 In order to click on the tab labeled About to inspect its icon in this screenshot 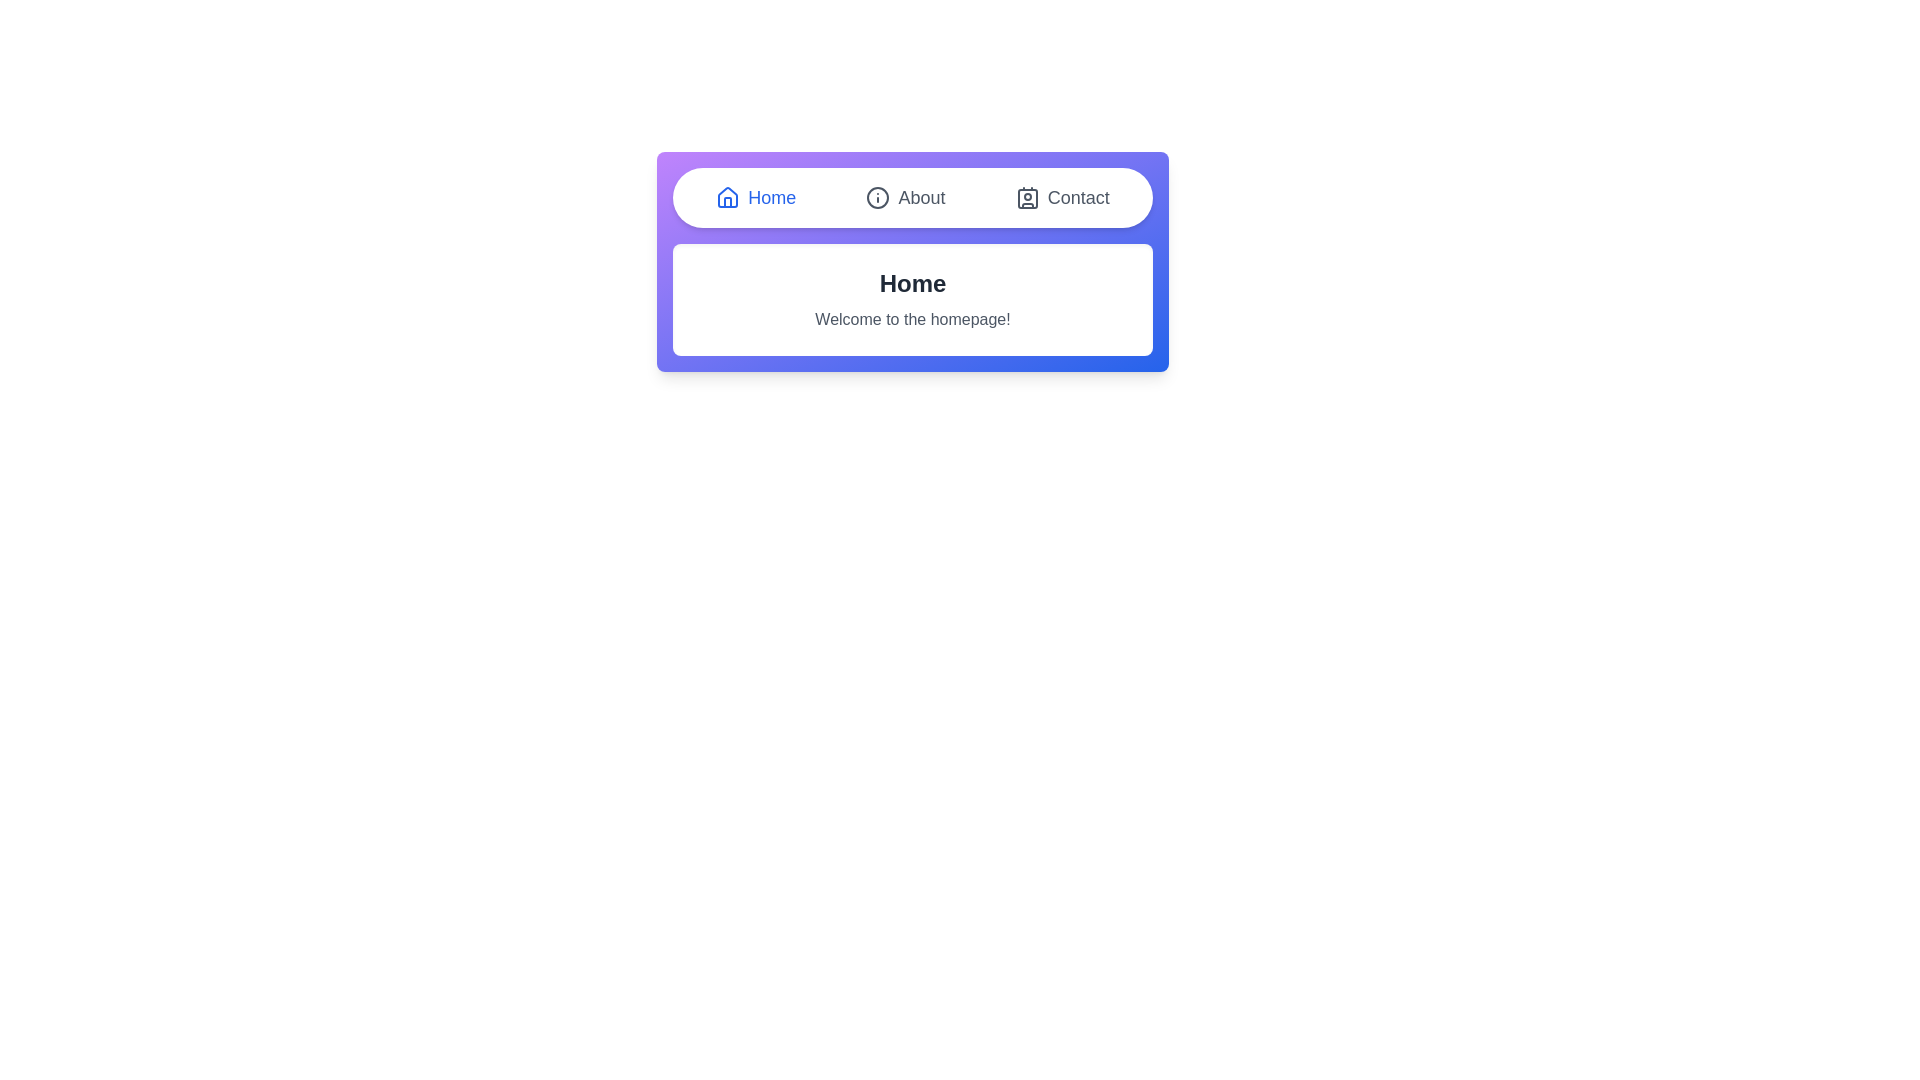, I will do `click(905, 197)`.